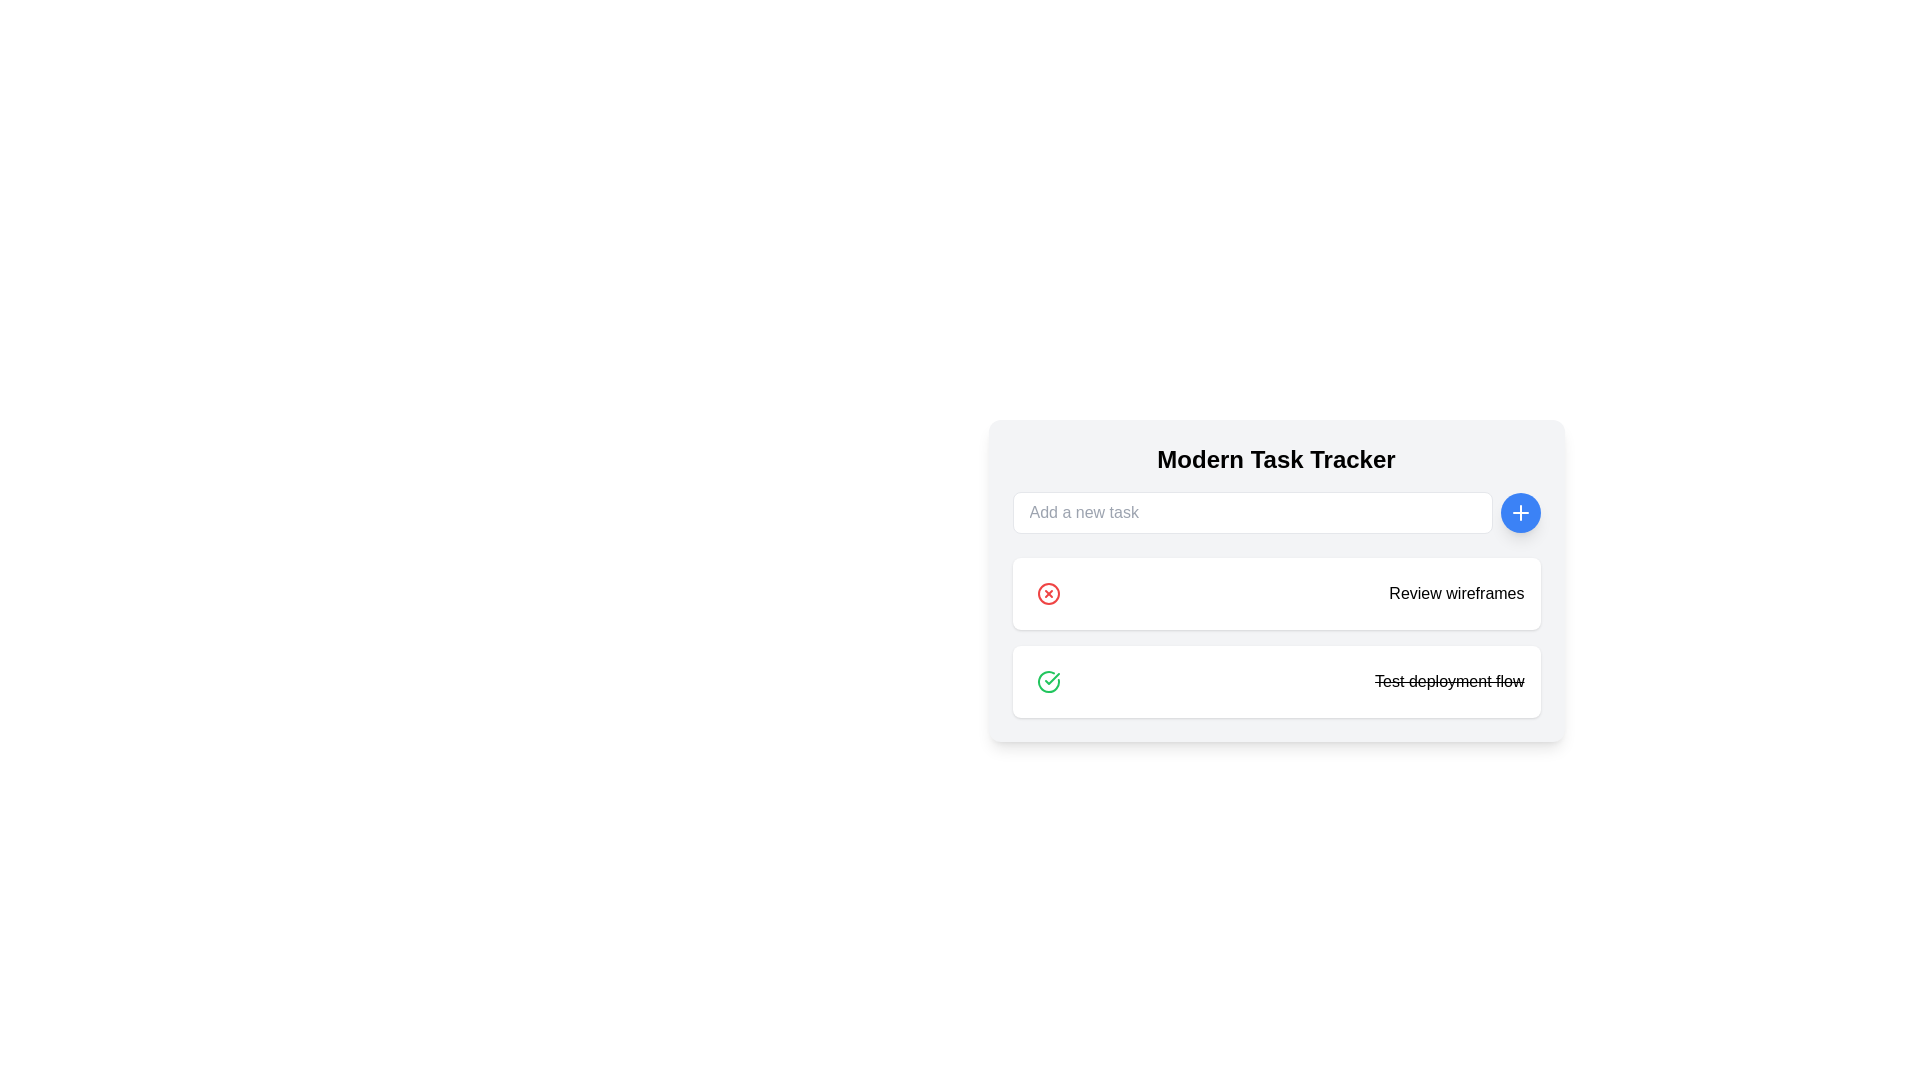  Describe the element at coordinates (1520, 512) in the screenshot. I see `the plus icon button with a blue circular background located in the top-right corner of the 'Modern Task Tracker' group` at that location.